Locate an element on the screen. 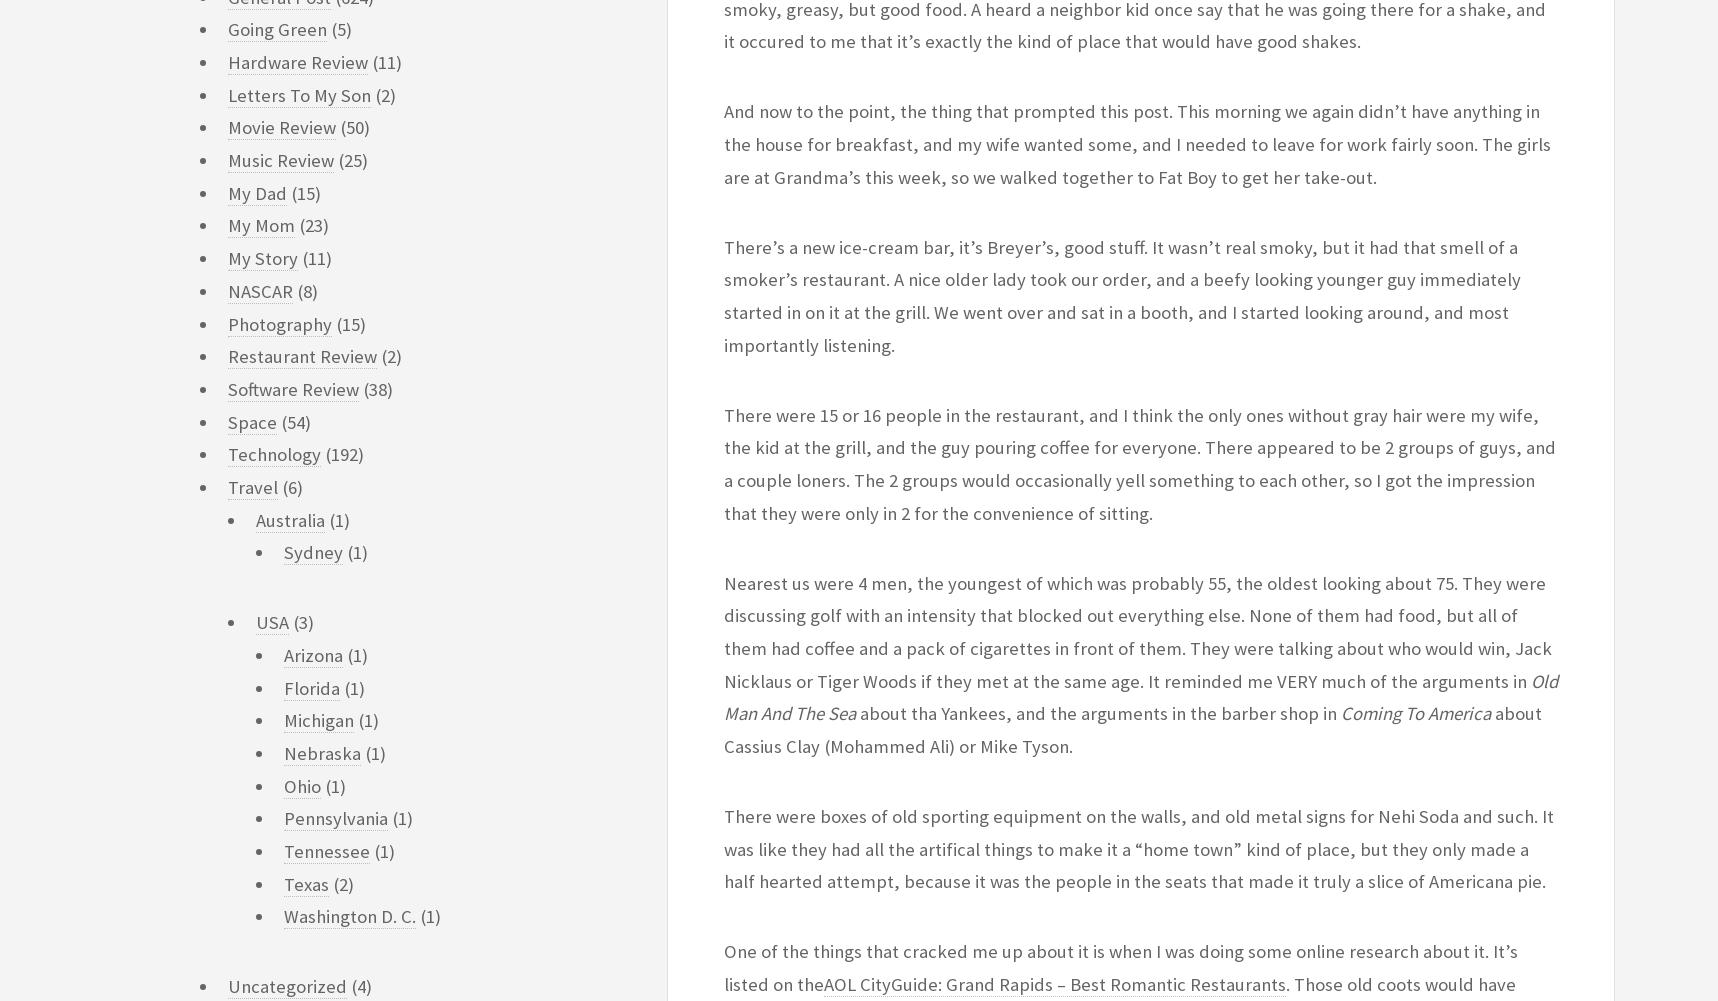  '(192)' is located at coordinates (342, 454).